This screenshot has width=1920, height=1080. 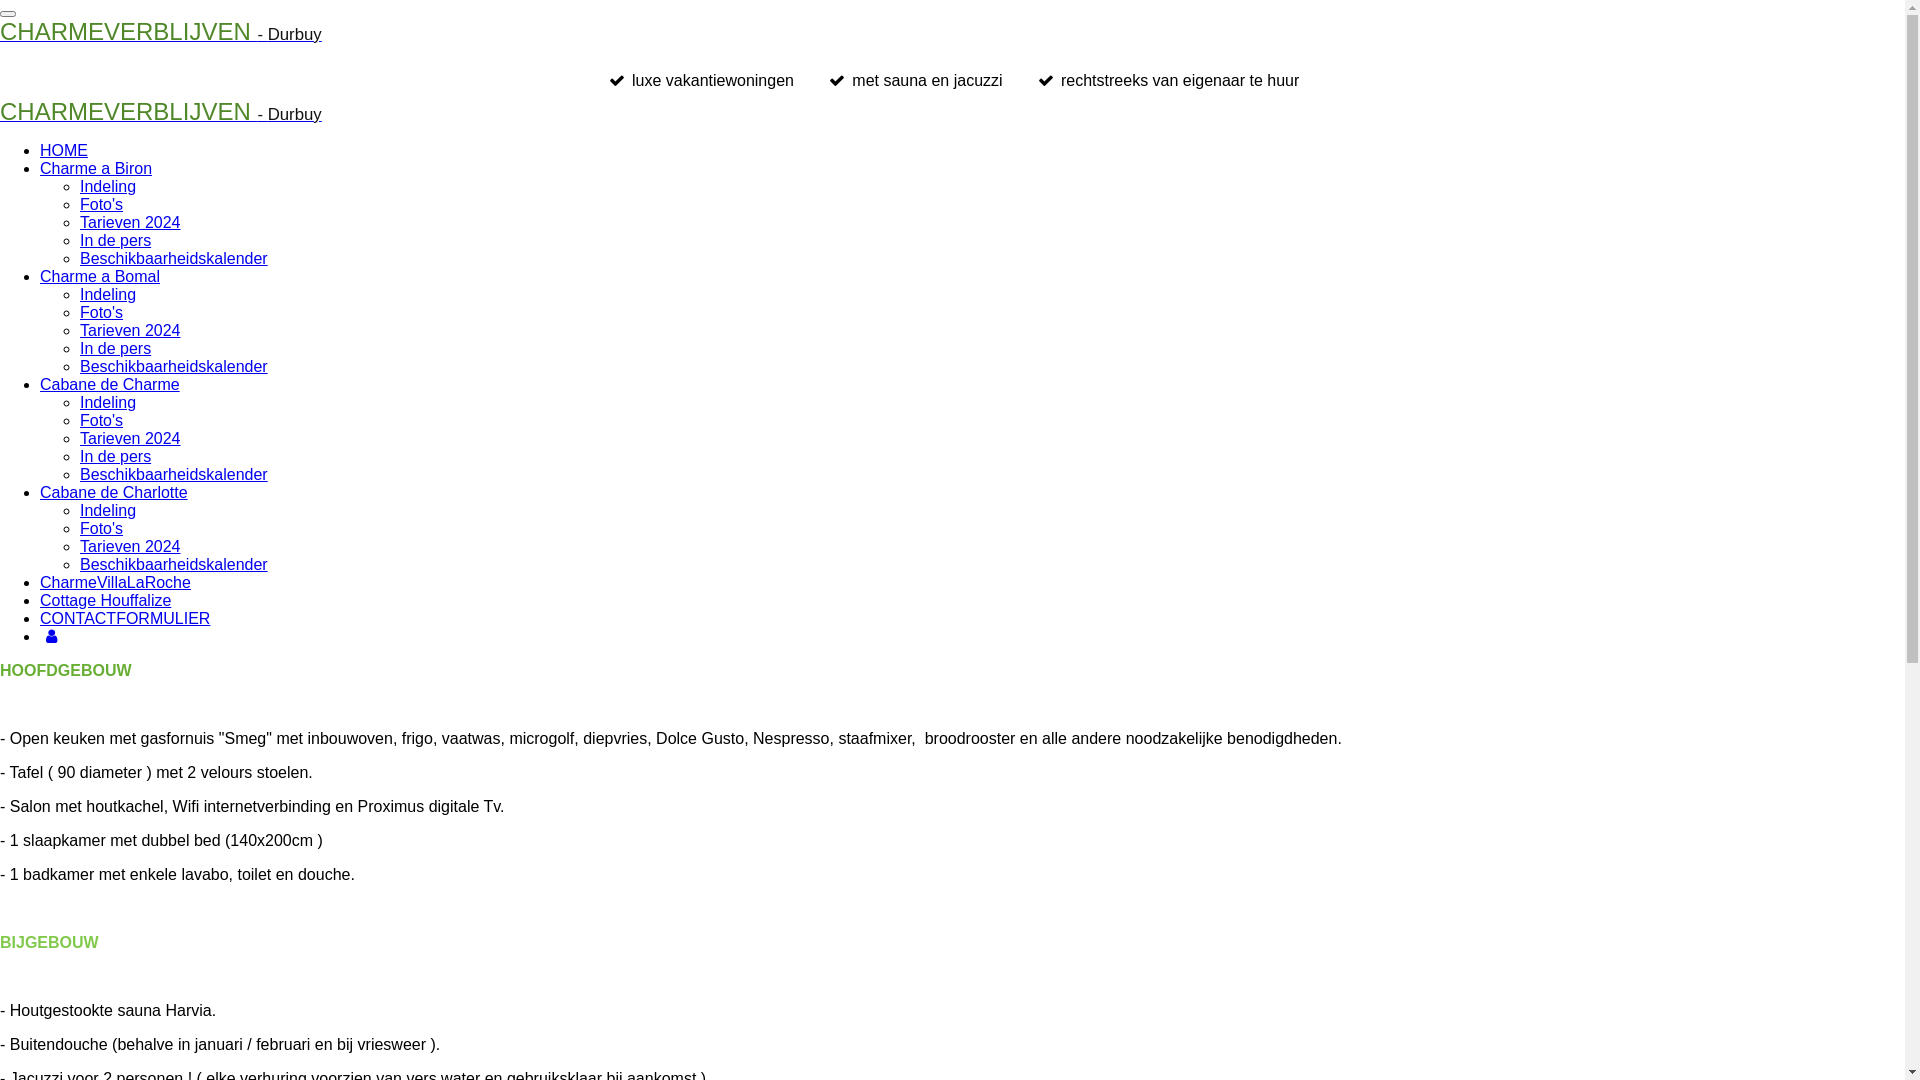 What do you see at coordinates (114, 347) in the screenshot?
I see `'In de pers'` at bounding box center [114, 347].